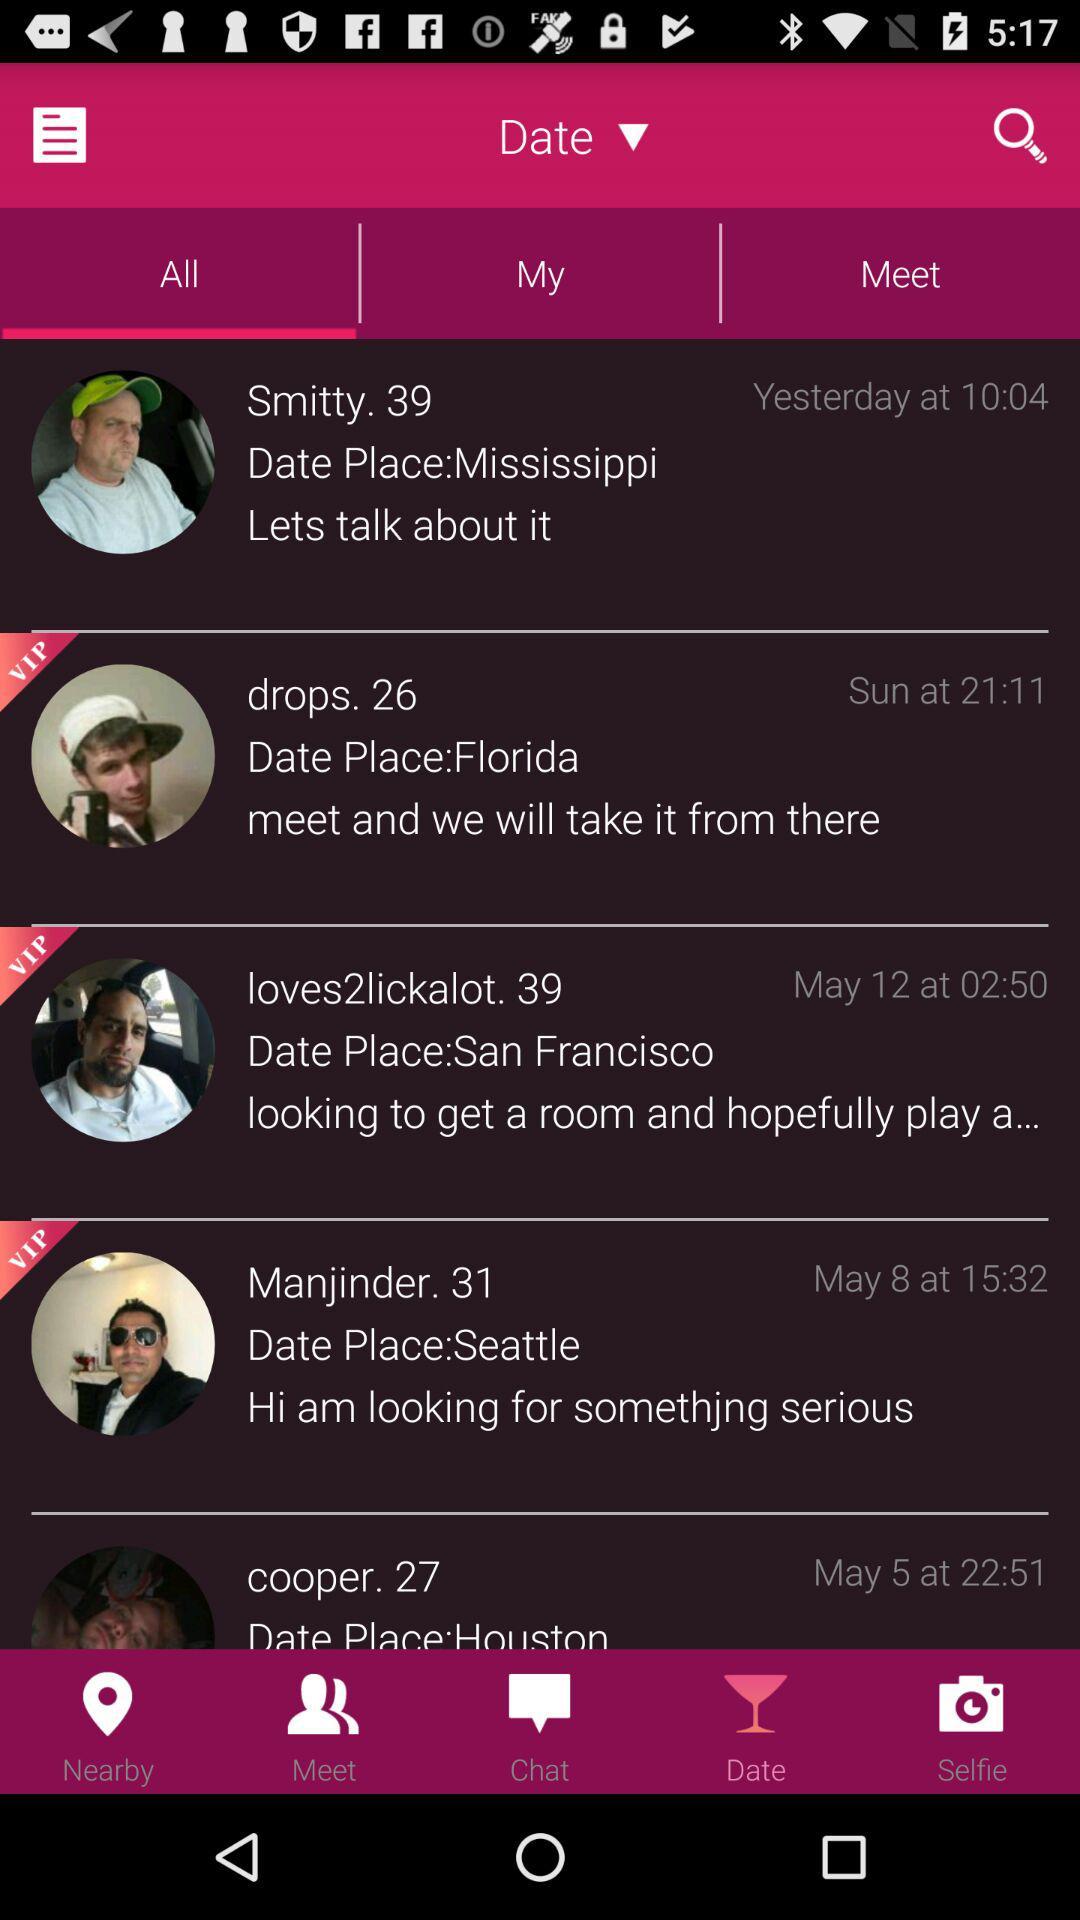  What do you see at coordinates (337, 1281) in the screenshot?
I see `app above the date place:seattle app` at bounding box center [337, 1281].